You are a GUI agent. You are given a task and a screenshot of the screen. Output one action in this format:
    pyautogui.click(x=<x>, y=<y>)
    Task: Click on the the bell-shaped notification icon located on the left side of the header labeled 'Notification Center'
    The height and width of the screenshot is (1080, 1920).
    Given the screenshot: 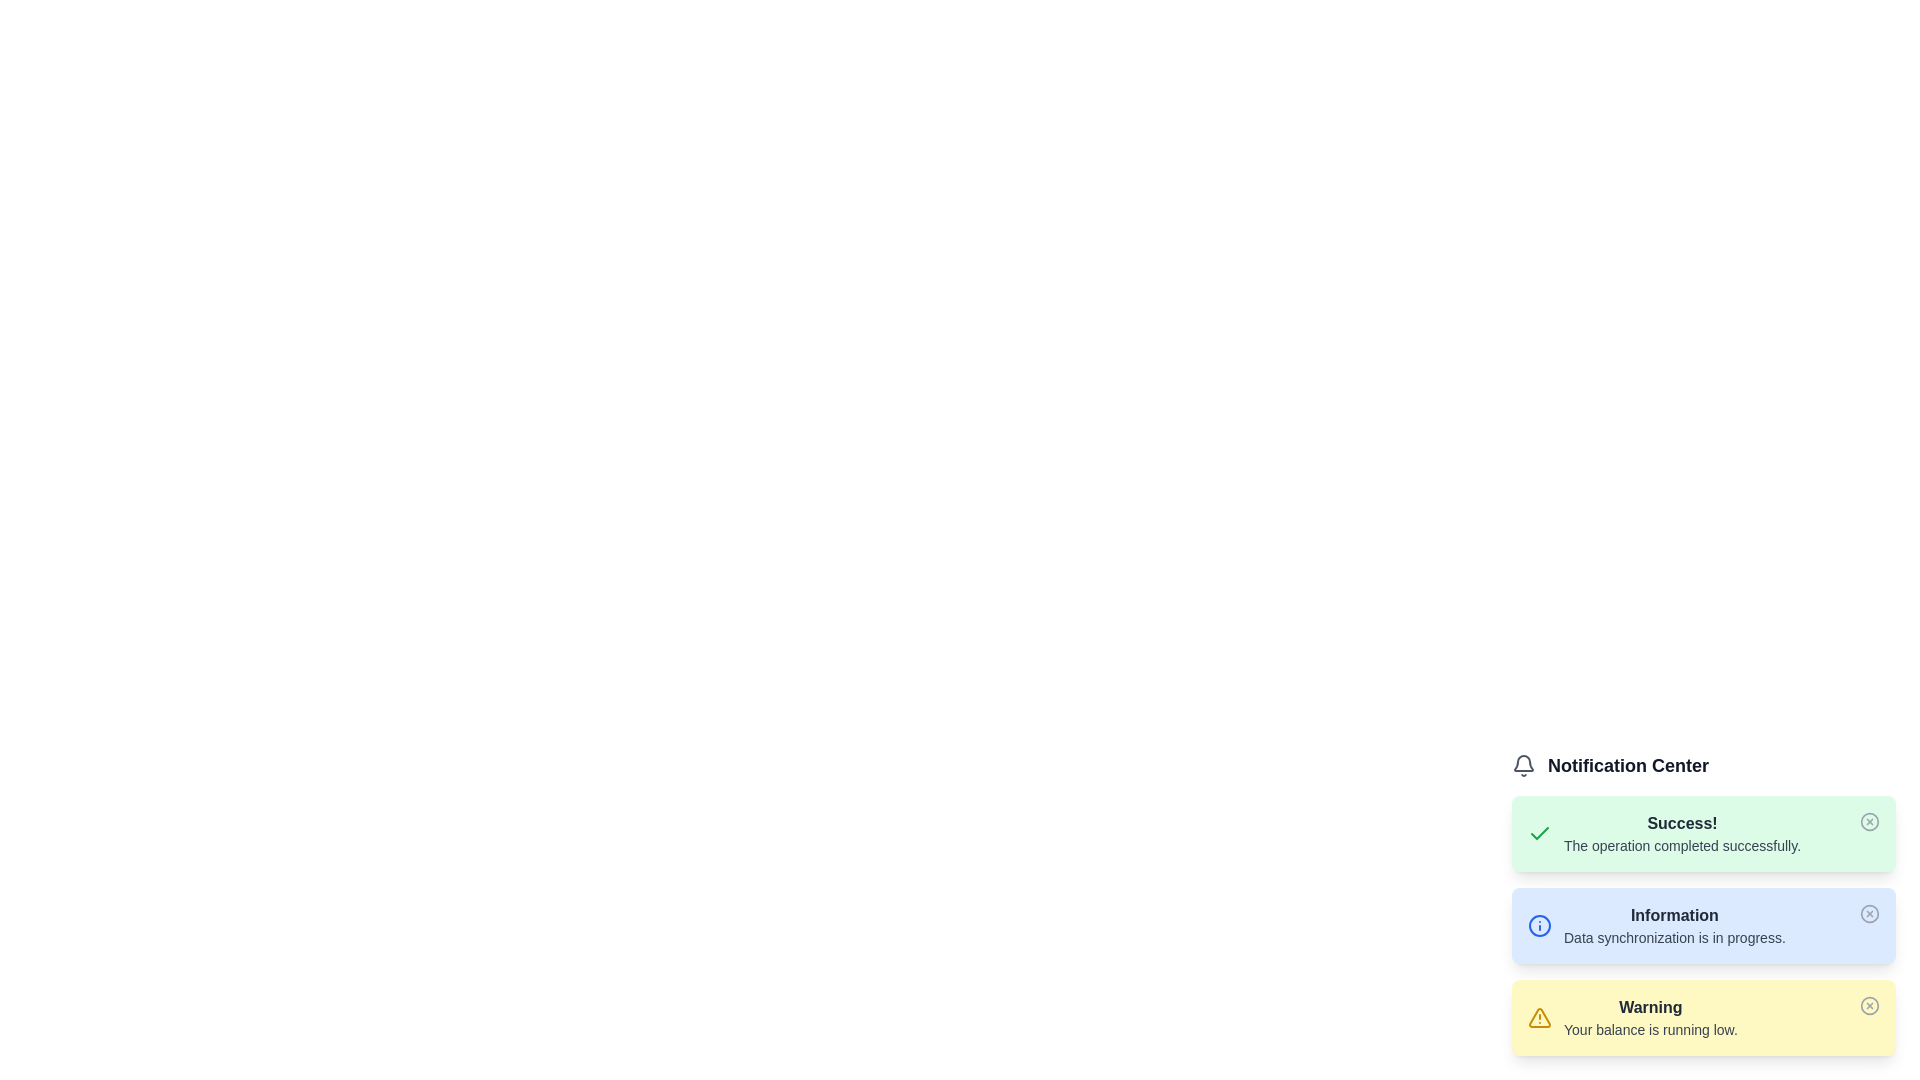 What is the action you would take?
    pyautogui.click(x=1522, y=765)
    